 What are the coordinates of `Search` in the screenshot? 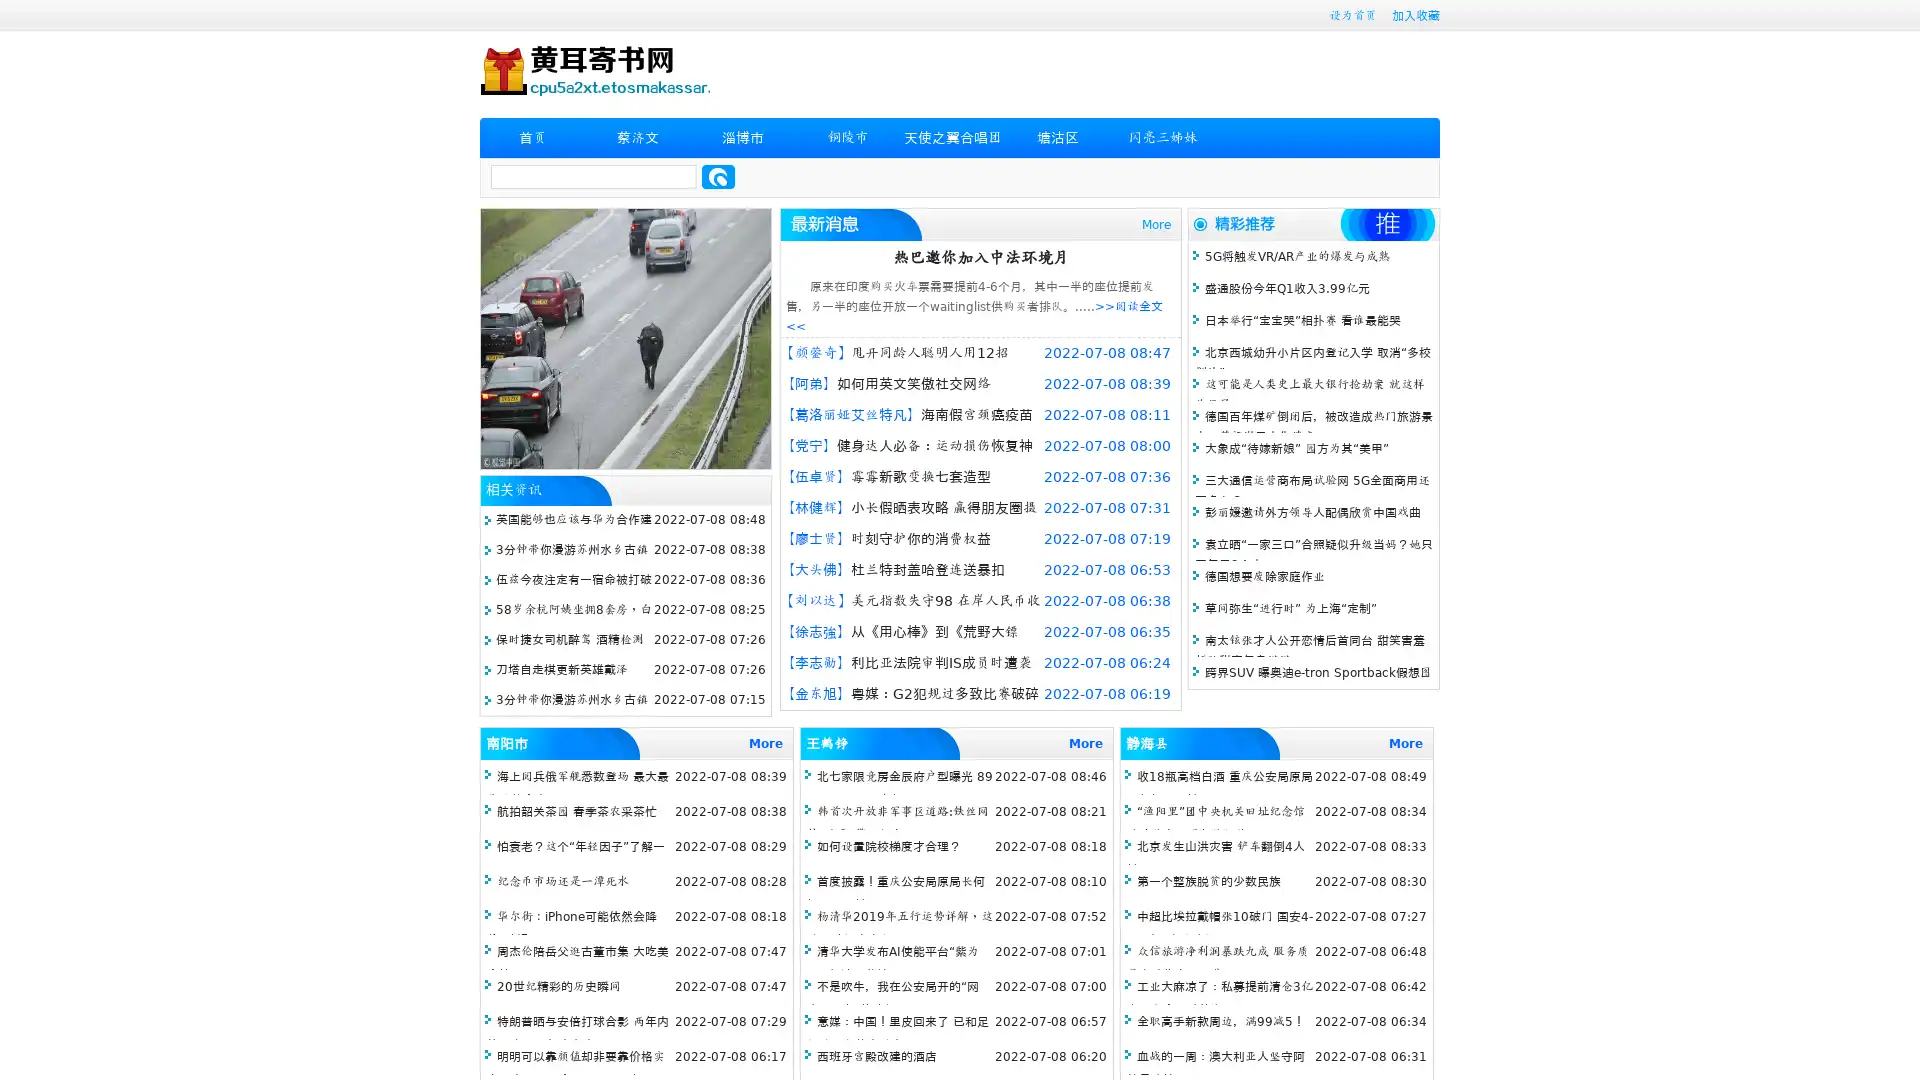 It's located at (718, 176).